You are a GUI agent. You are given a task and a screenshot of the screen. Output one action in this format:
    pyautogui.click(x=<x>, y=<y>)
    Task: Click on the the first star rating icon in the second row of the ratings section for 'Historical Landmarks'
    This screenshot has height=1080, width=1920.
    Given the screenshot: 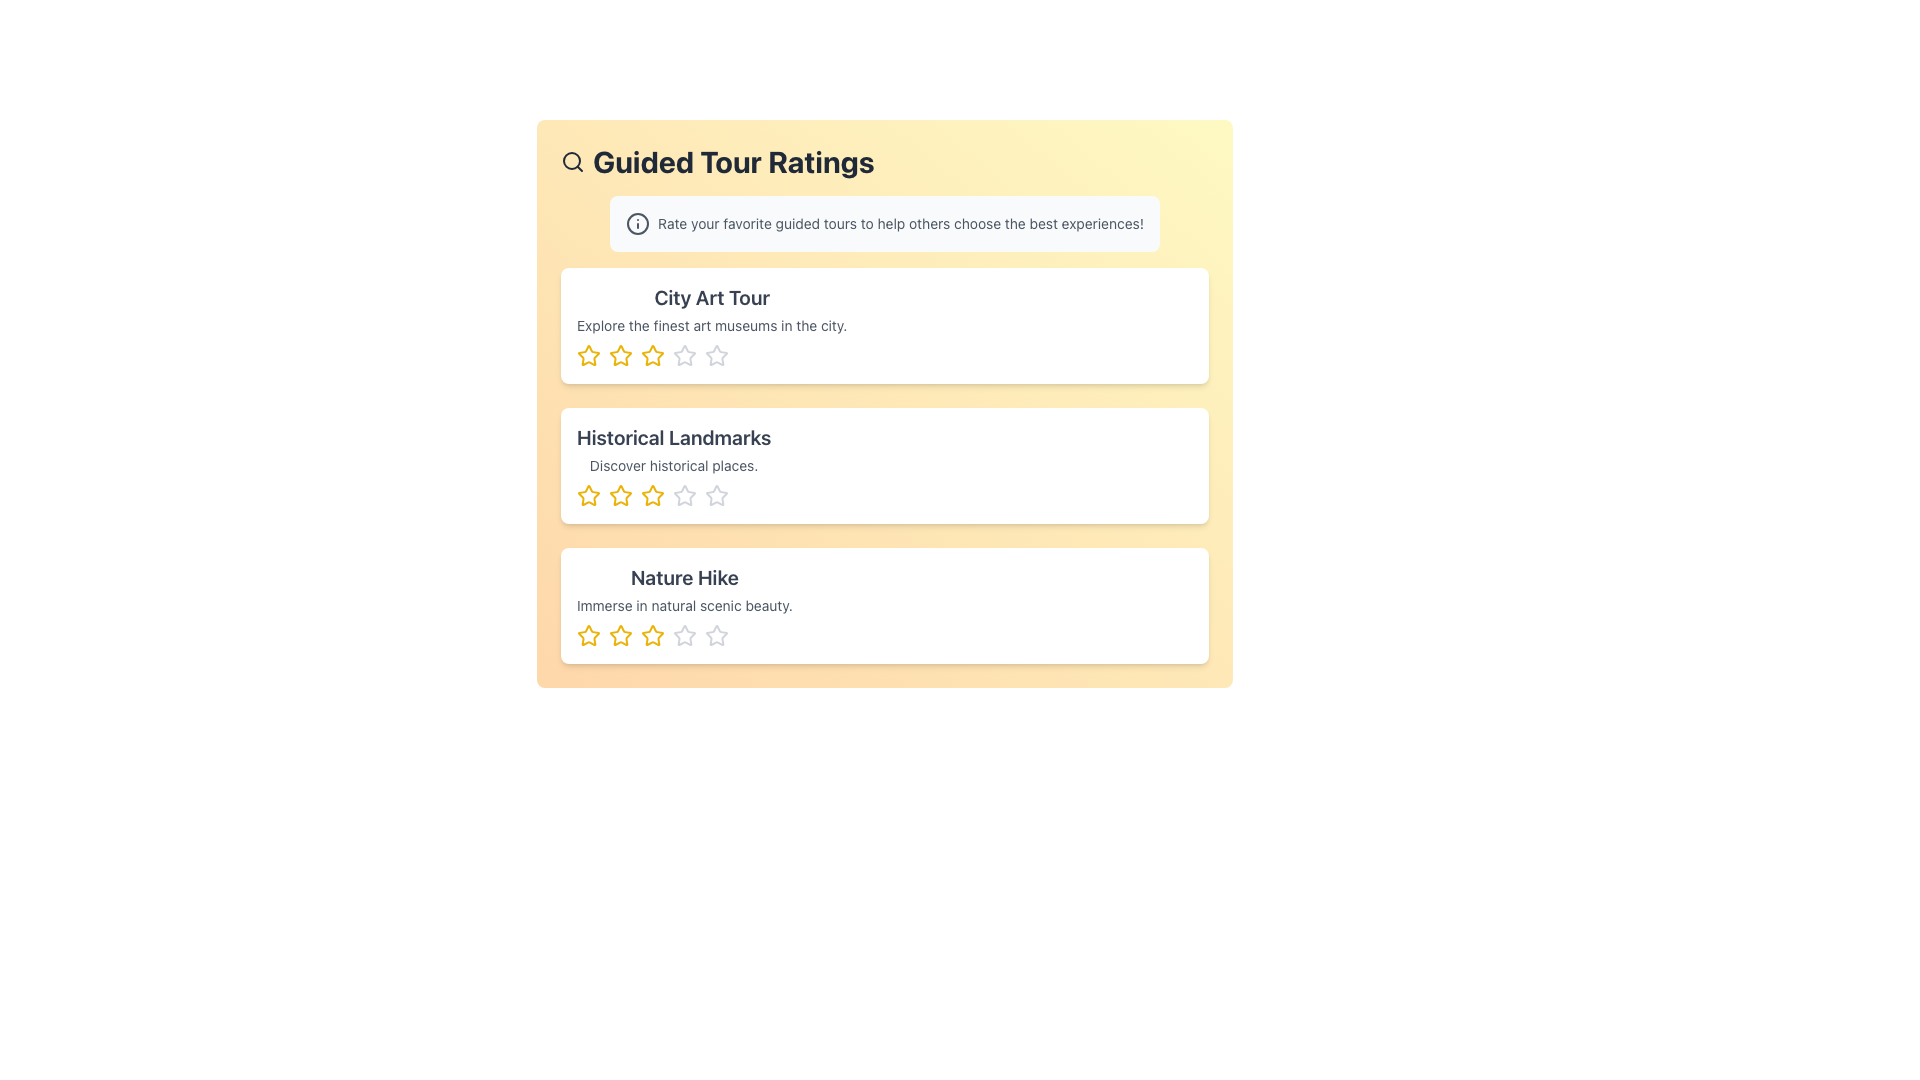 What is the action you would take?
    pyautogui.click(x=588, y=495)
    